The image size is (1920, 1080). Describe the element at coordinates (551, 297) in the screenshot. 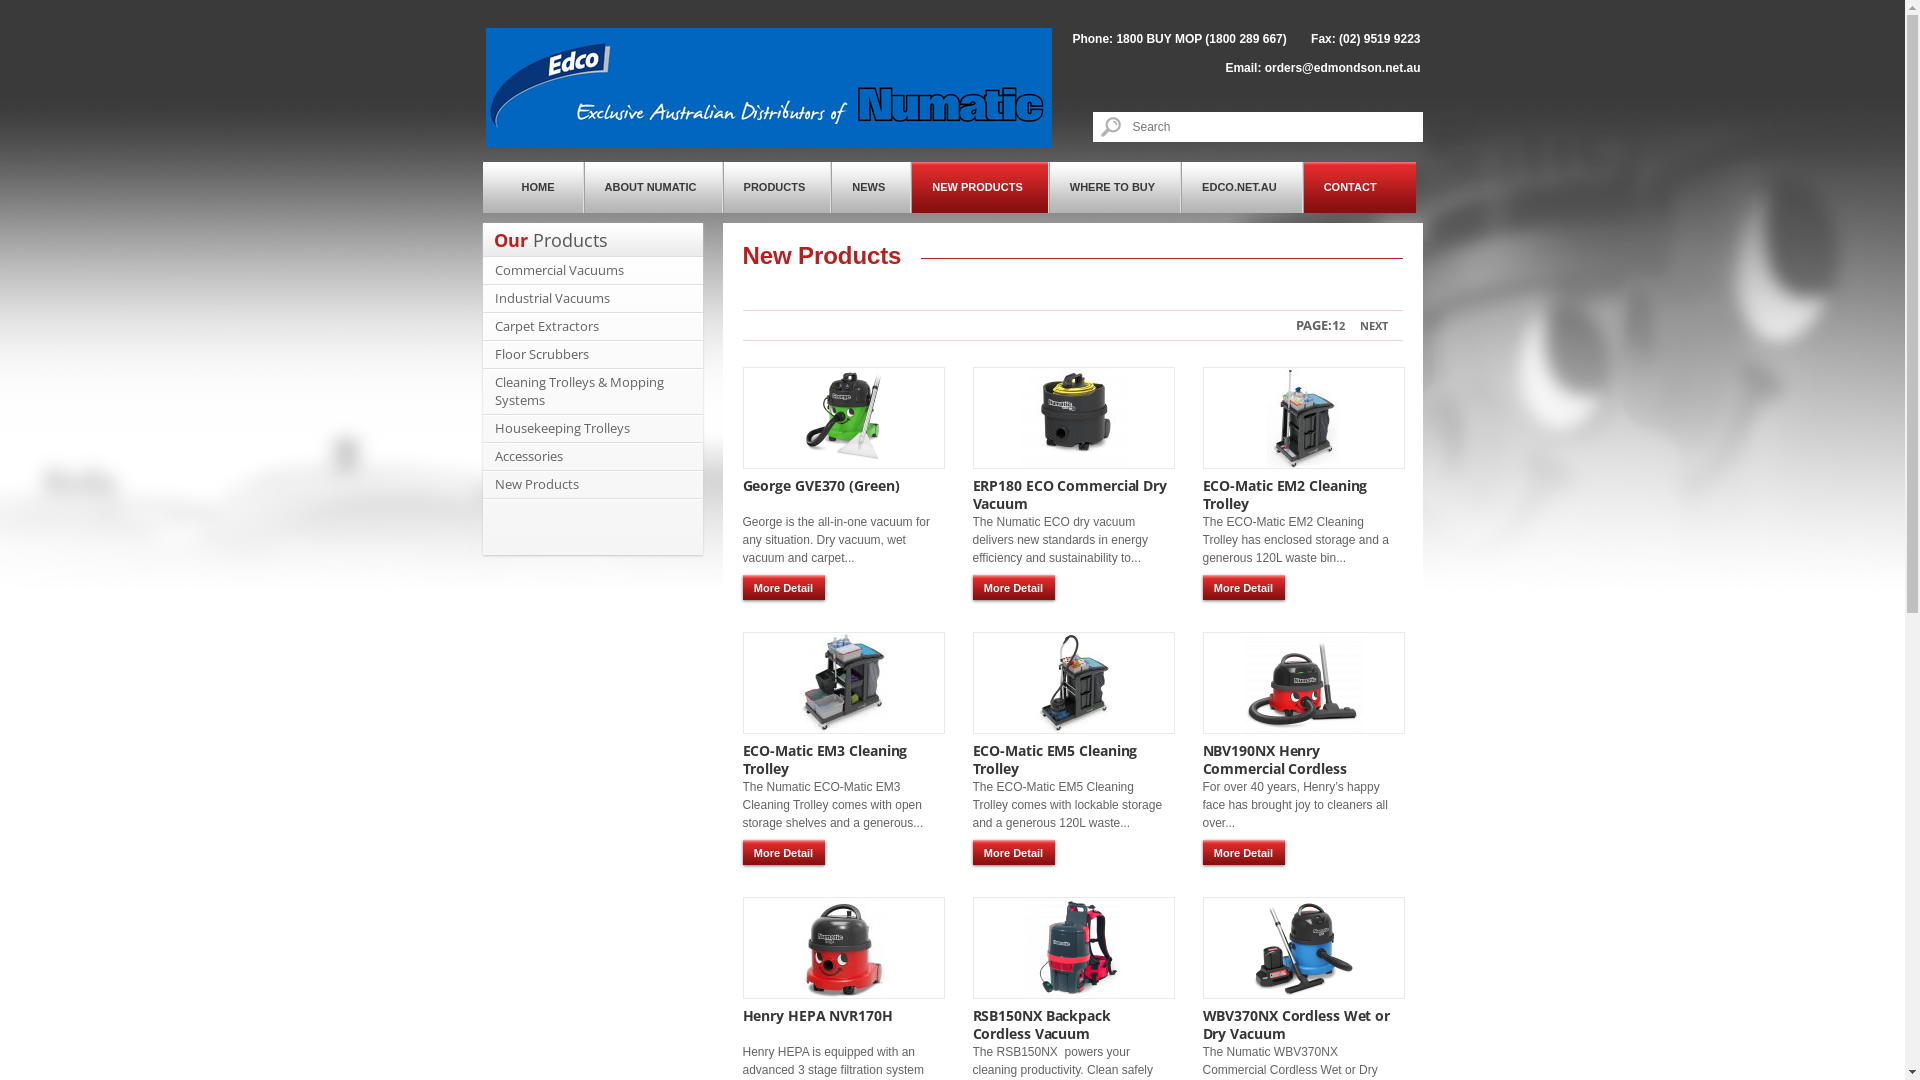

I see `'Industrial Vacuums'` at that location.